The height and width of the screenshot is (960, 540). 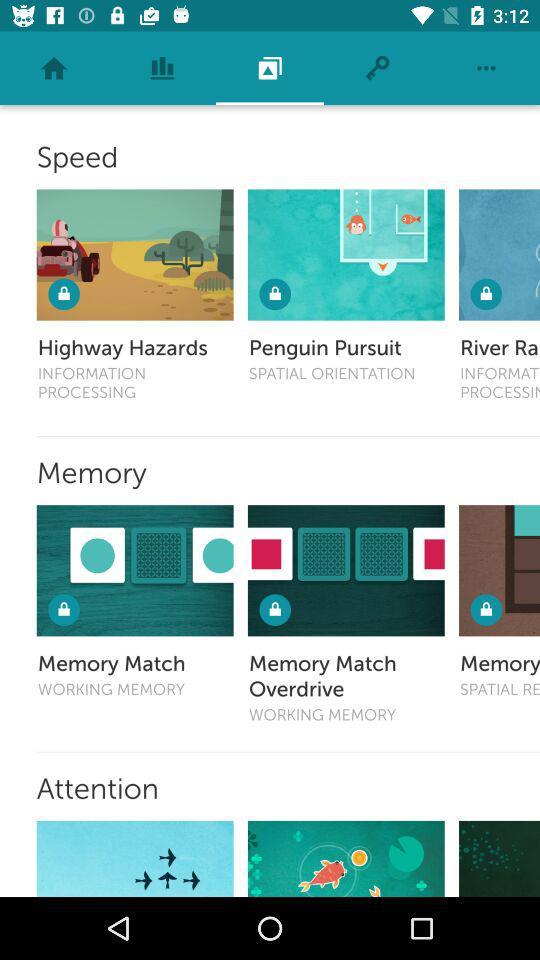 I want to click on penguin pursuit icon, so click(x=345, y=253).